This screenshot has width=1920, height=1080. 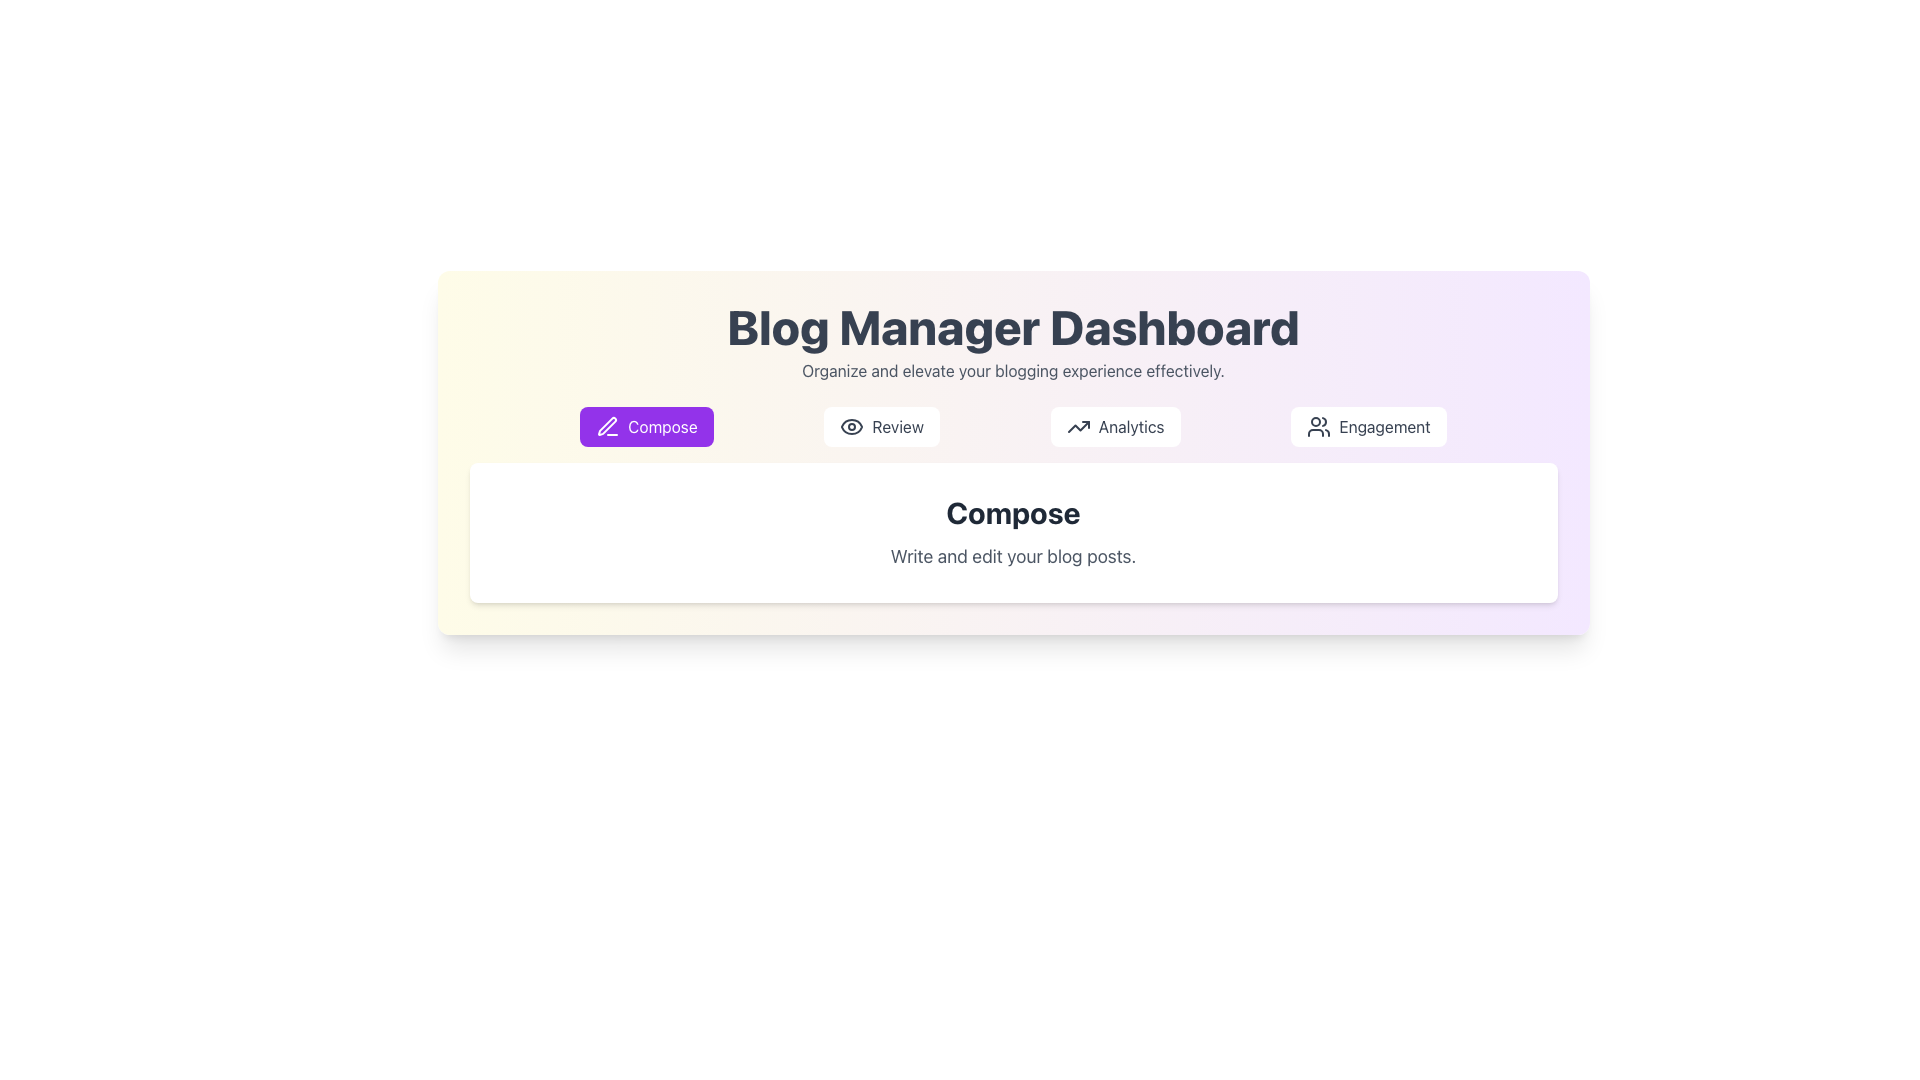 I want to click on the 'Engagement' button which features an icon resembling a group of people, positioned at the far-right of the row of buttons, so click(x=1319, y=426).